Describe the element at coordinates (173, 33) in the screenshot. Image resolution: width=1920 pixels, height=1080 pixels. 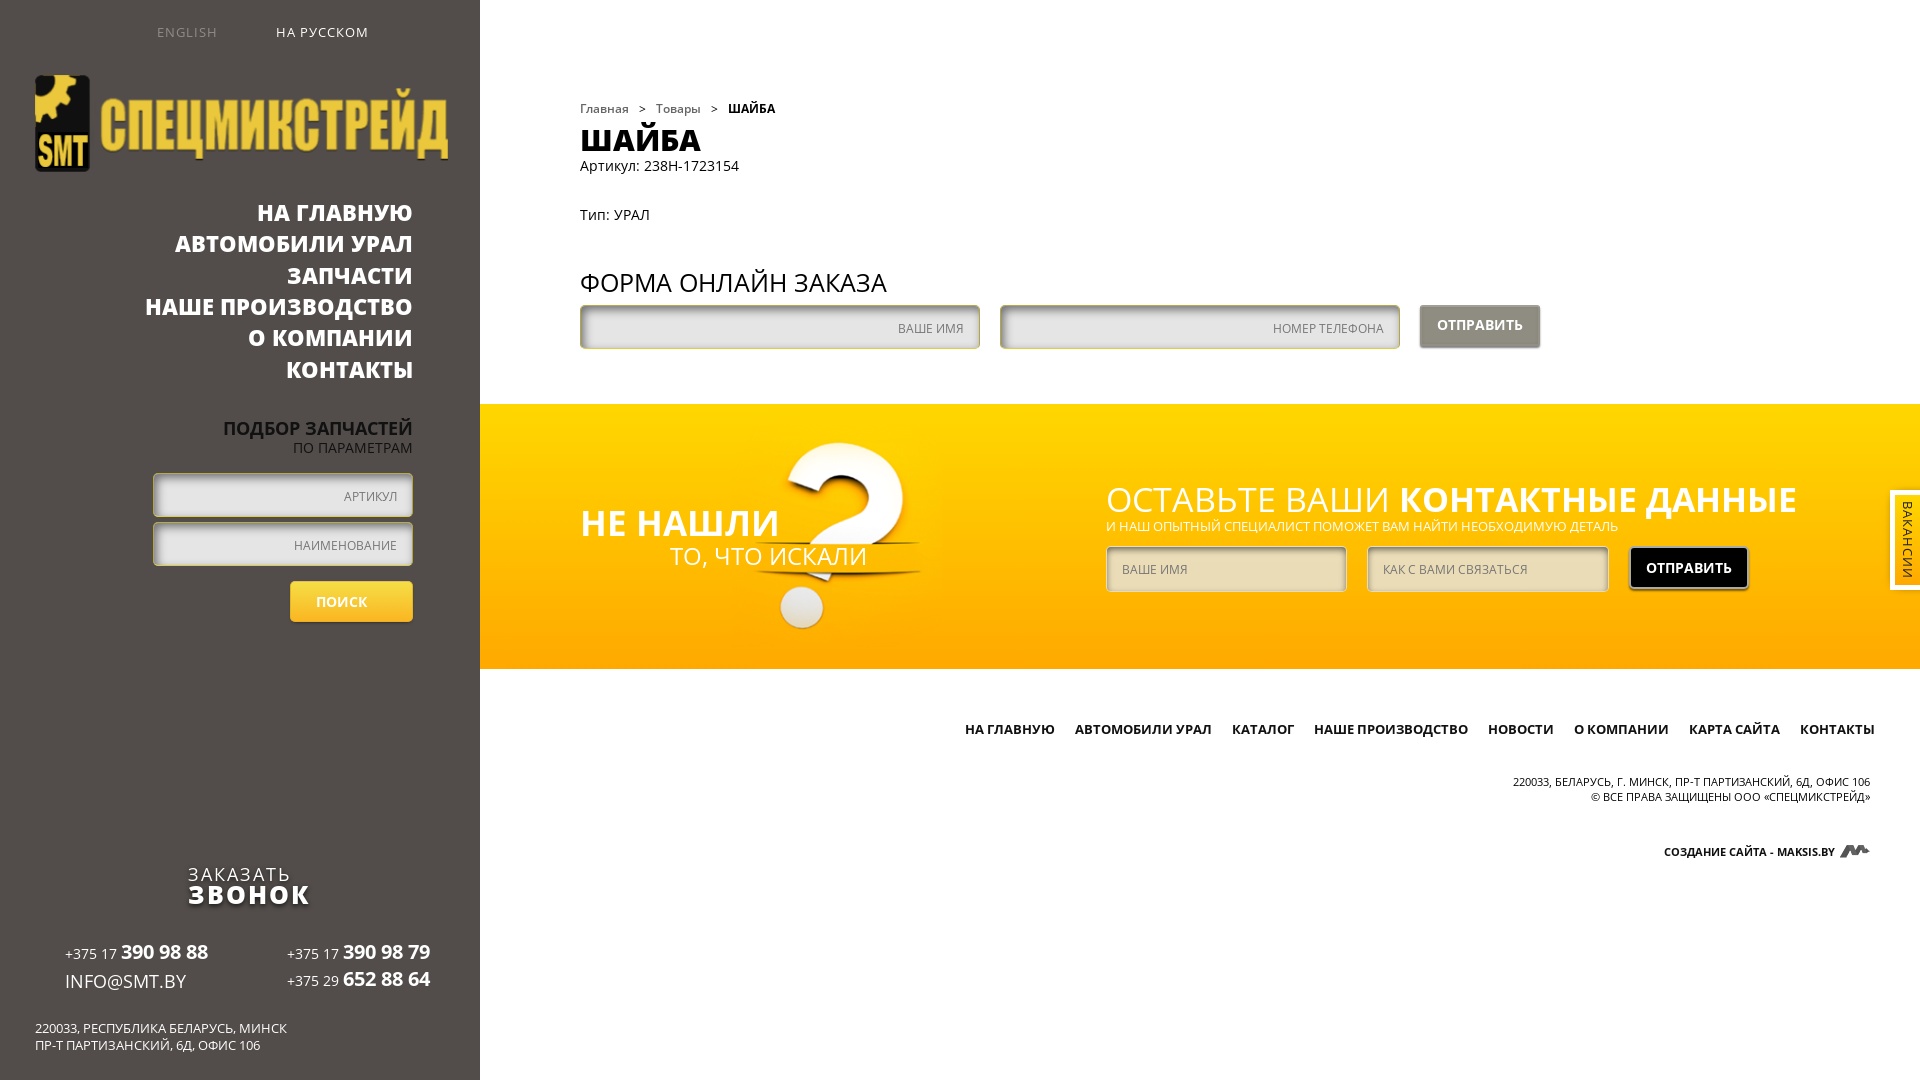
I see `'ENGLISH'` at that location.